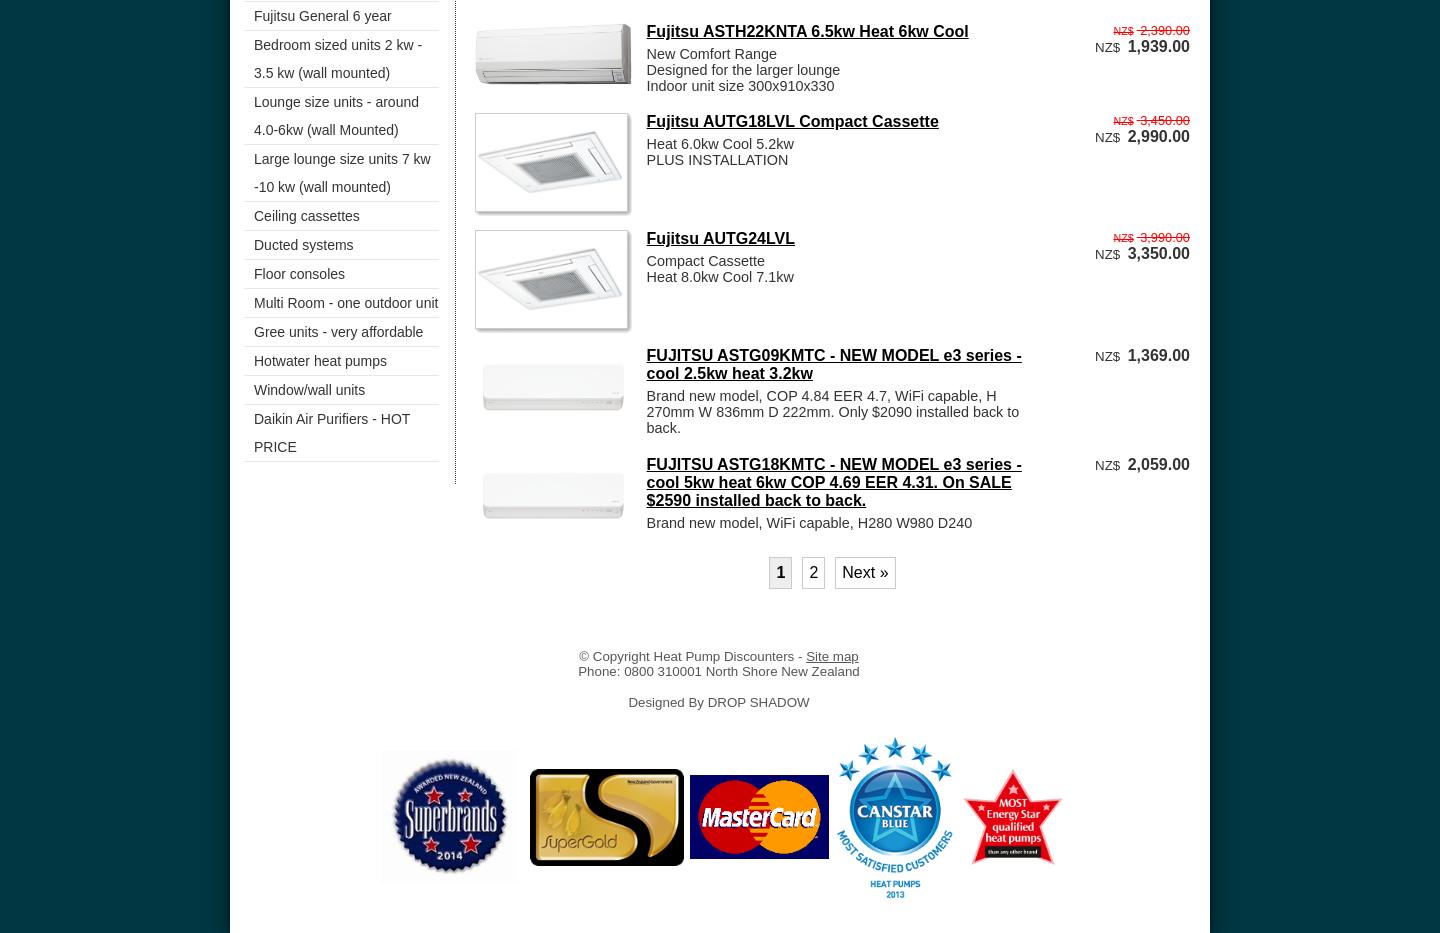  What do you see at coordinates (1164, 28) in the screenshot?
I see `'2,390.00'` at bounding box center [1164, 28].